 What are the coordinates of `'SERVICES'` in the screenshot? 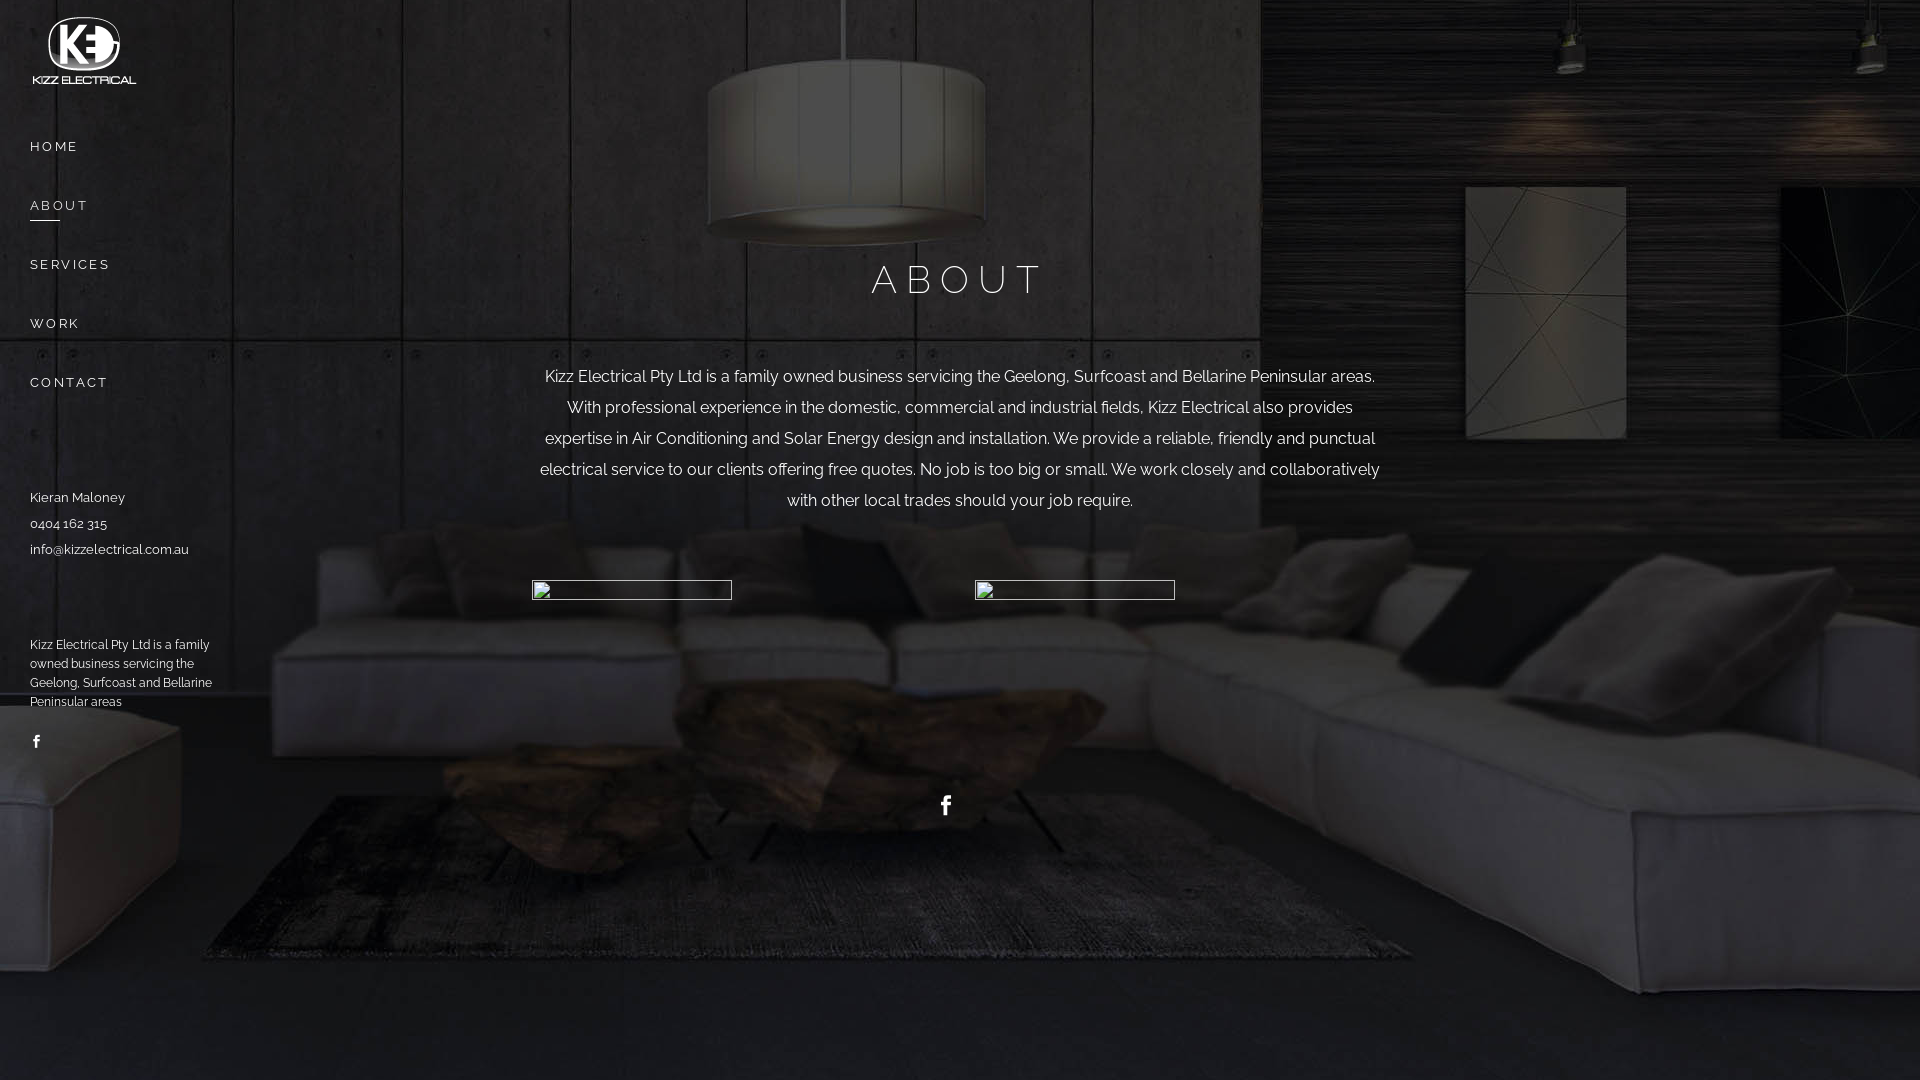 It's located at (128, 263).